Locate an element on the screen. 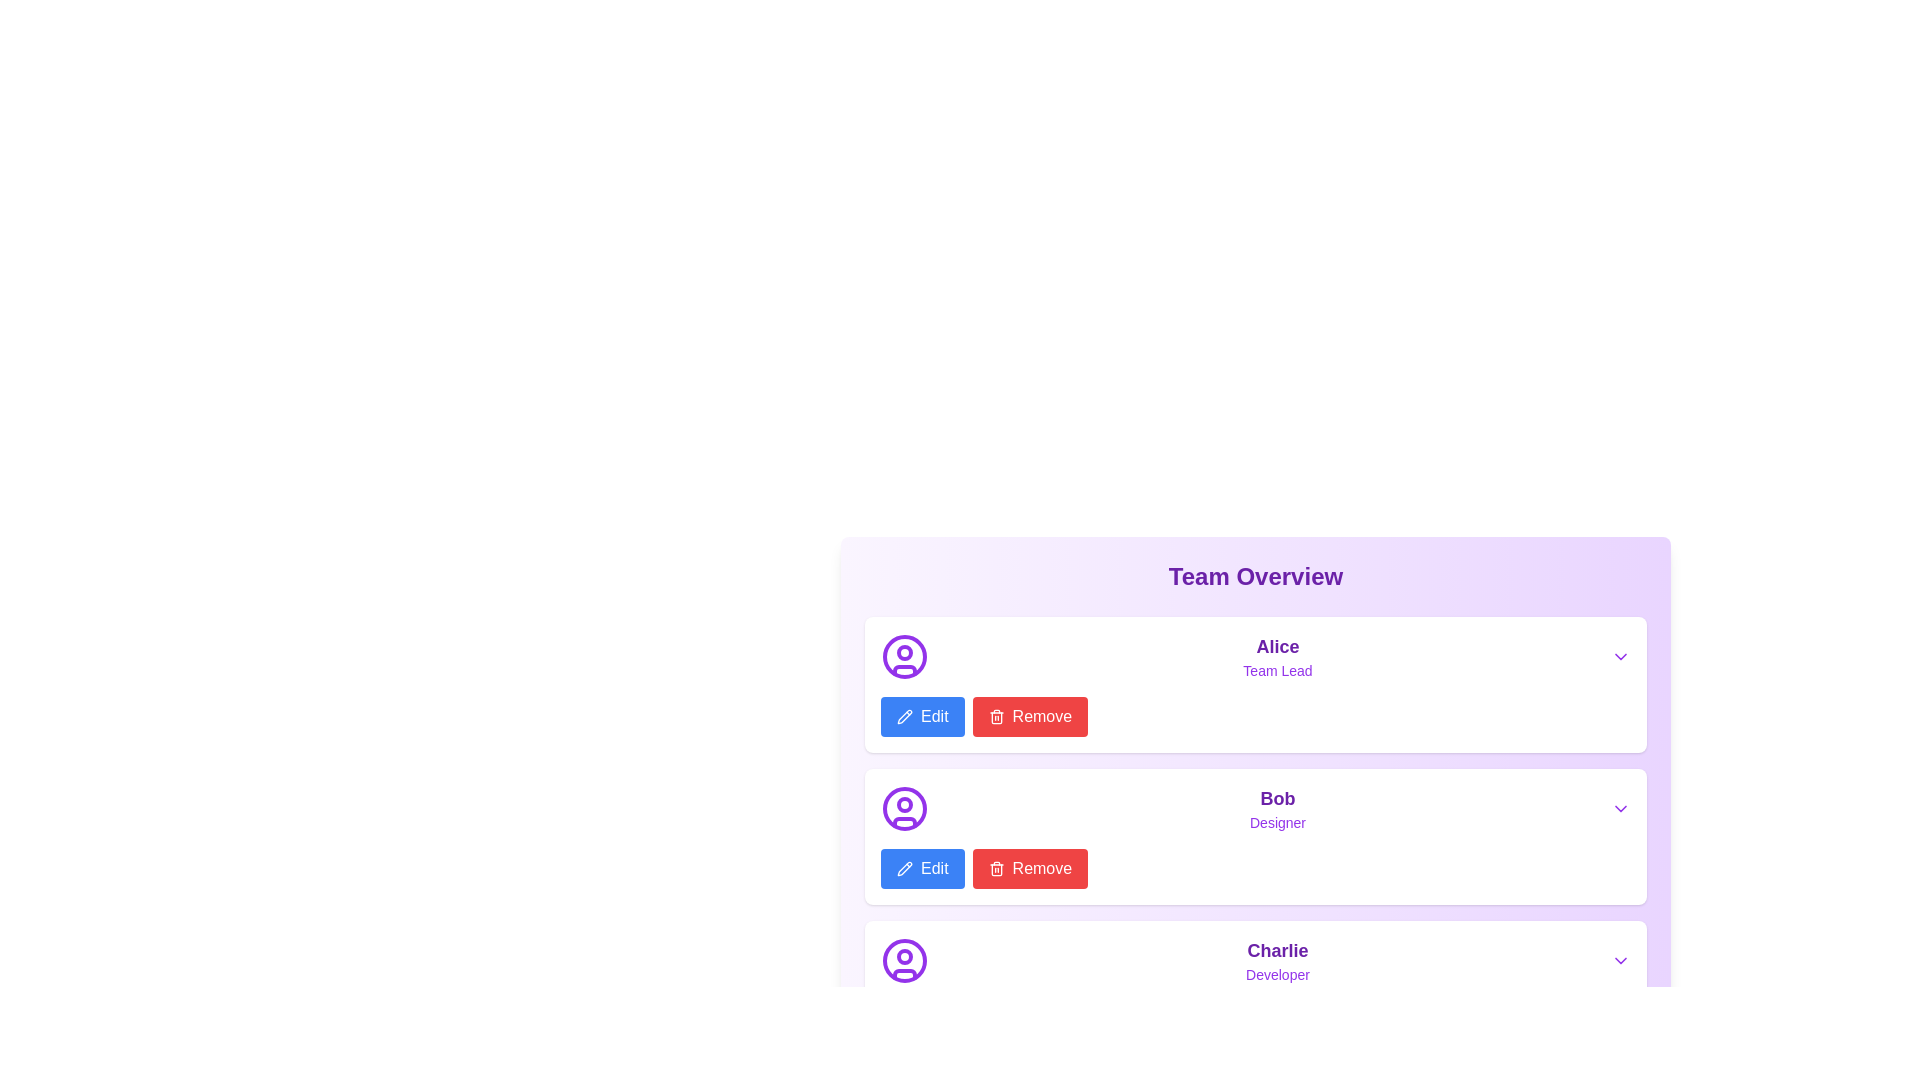 The image size is (1920, 1080). the 'Remove User' button located is located at coordinates (1030, 716).